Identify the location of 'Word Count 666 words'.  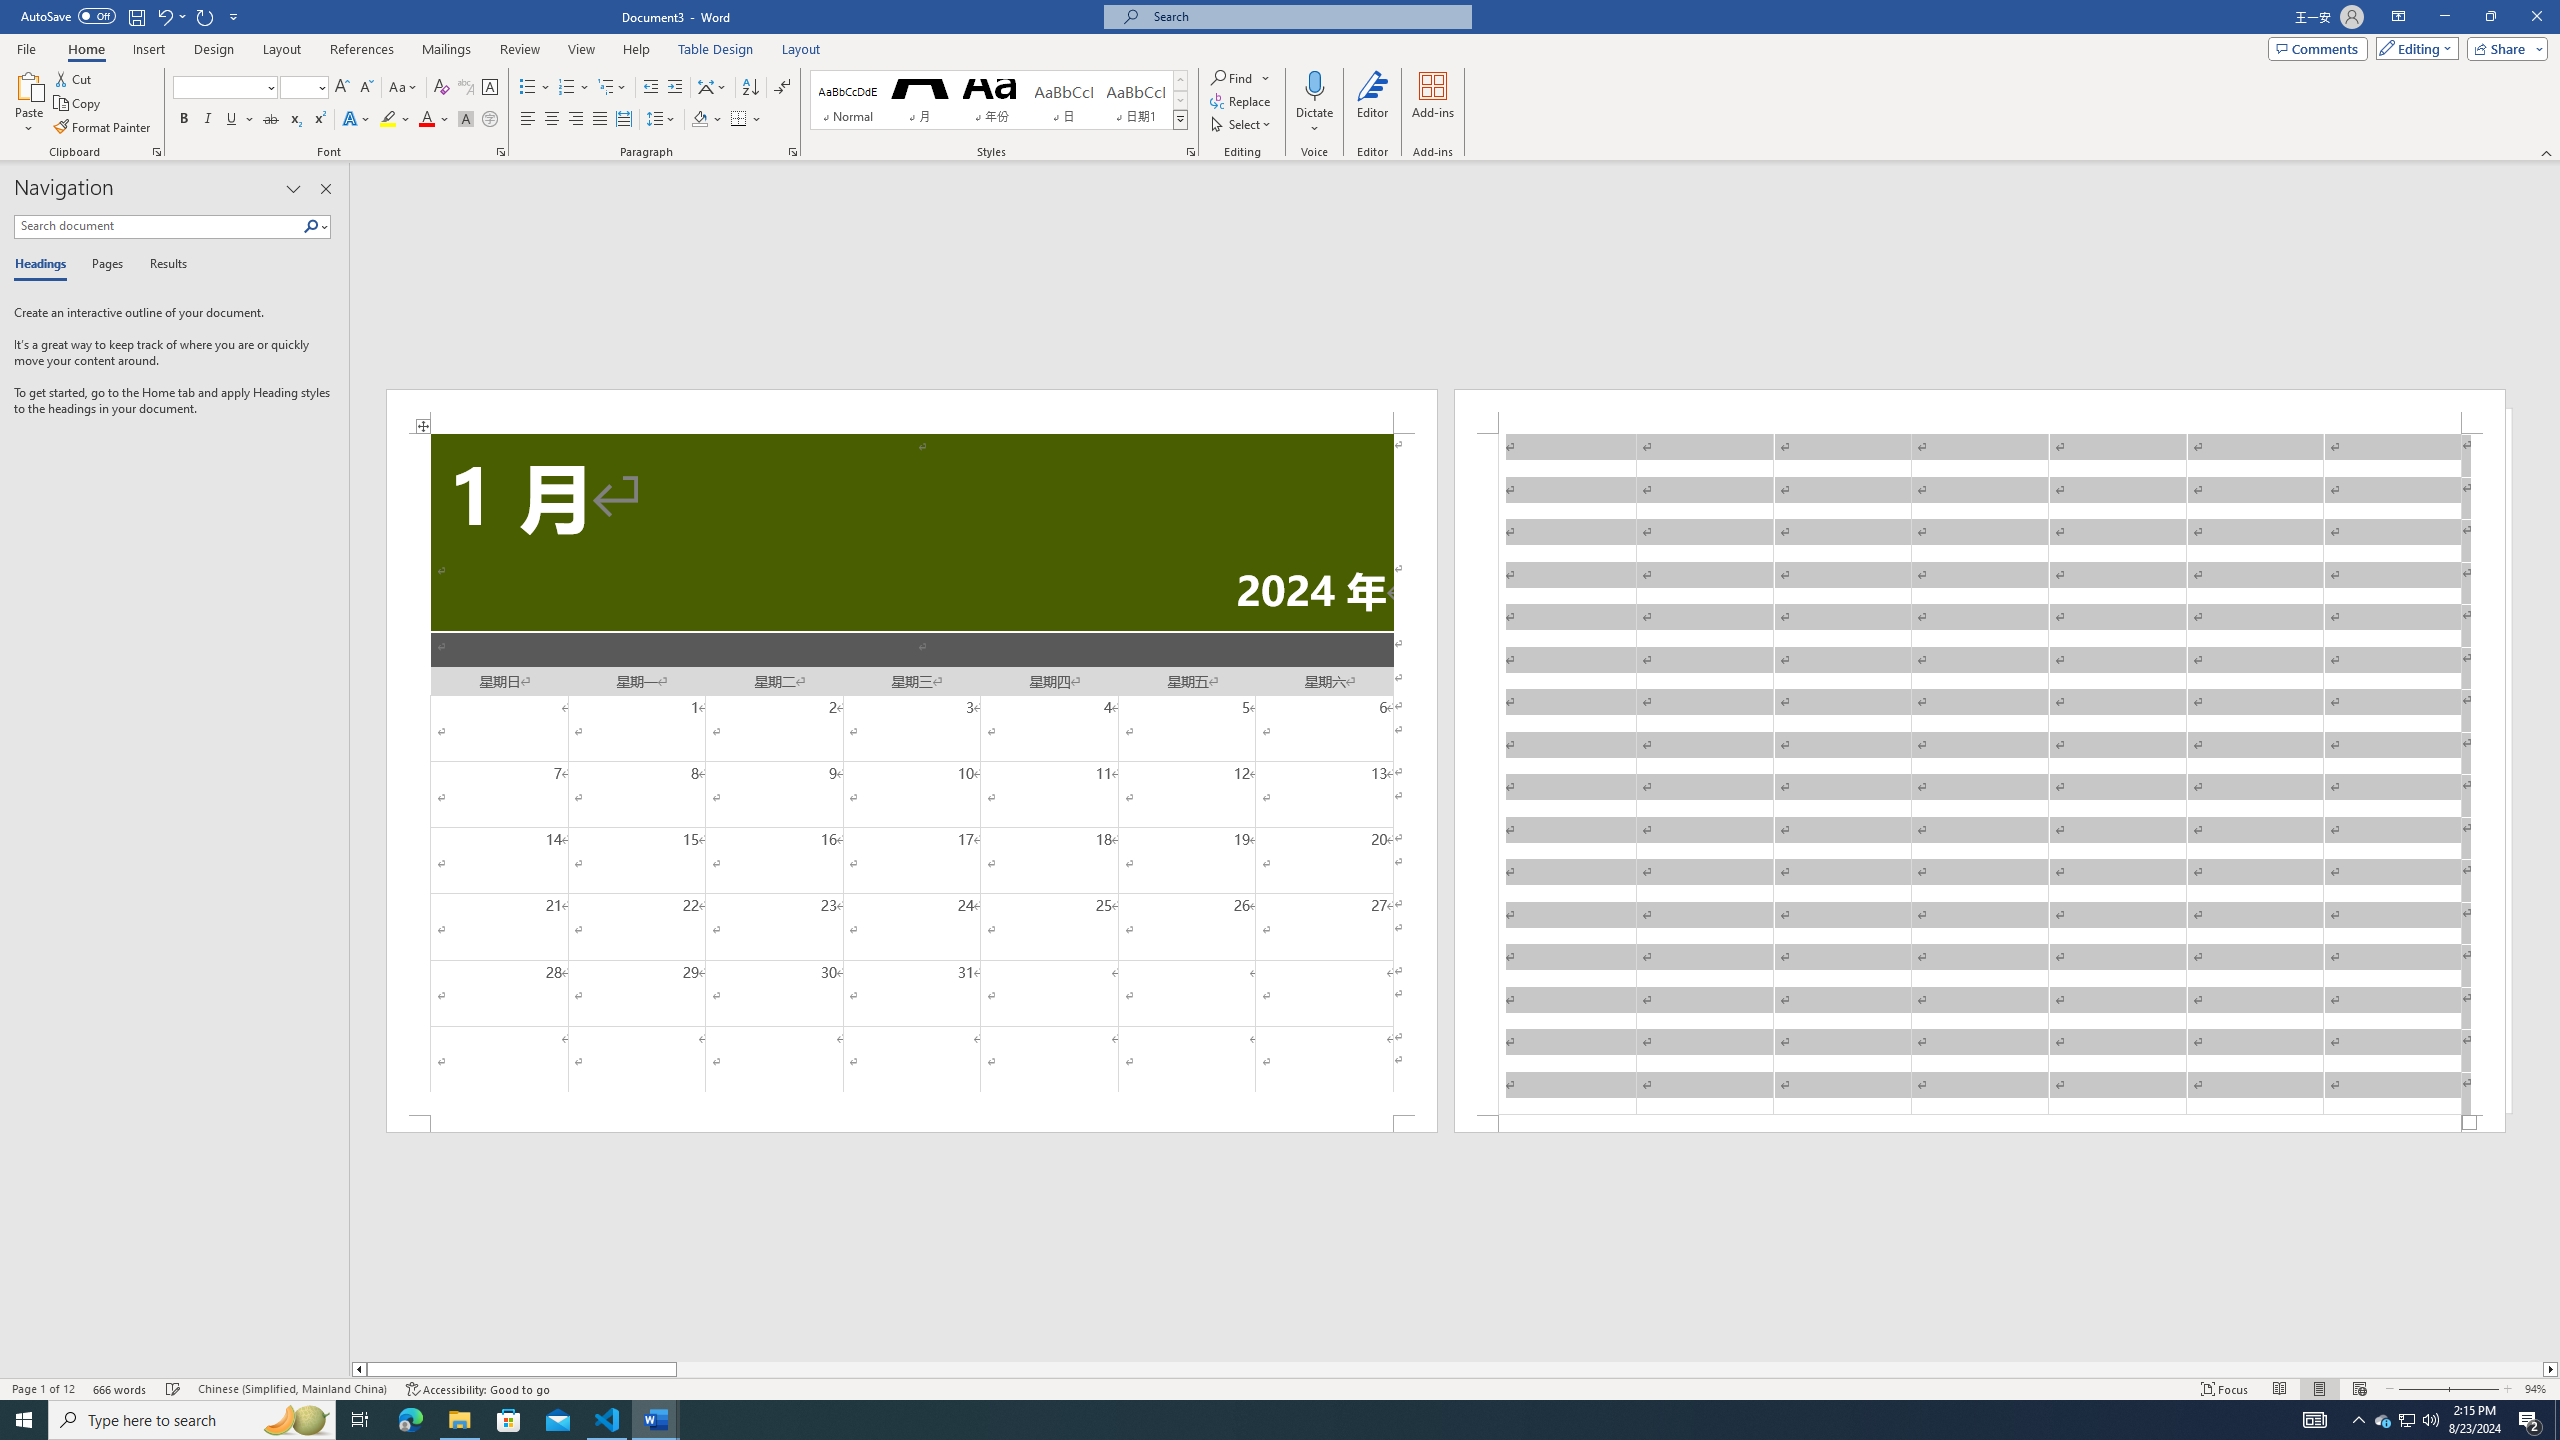
(121, 1389).